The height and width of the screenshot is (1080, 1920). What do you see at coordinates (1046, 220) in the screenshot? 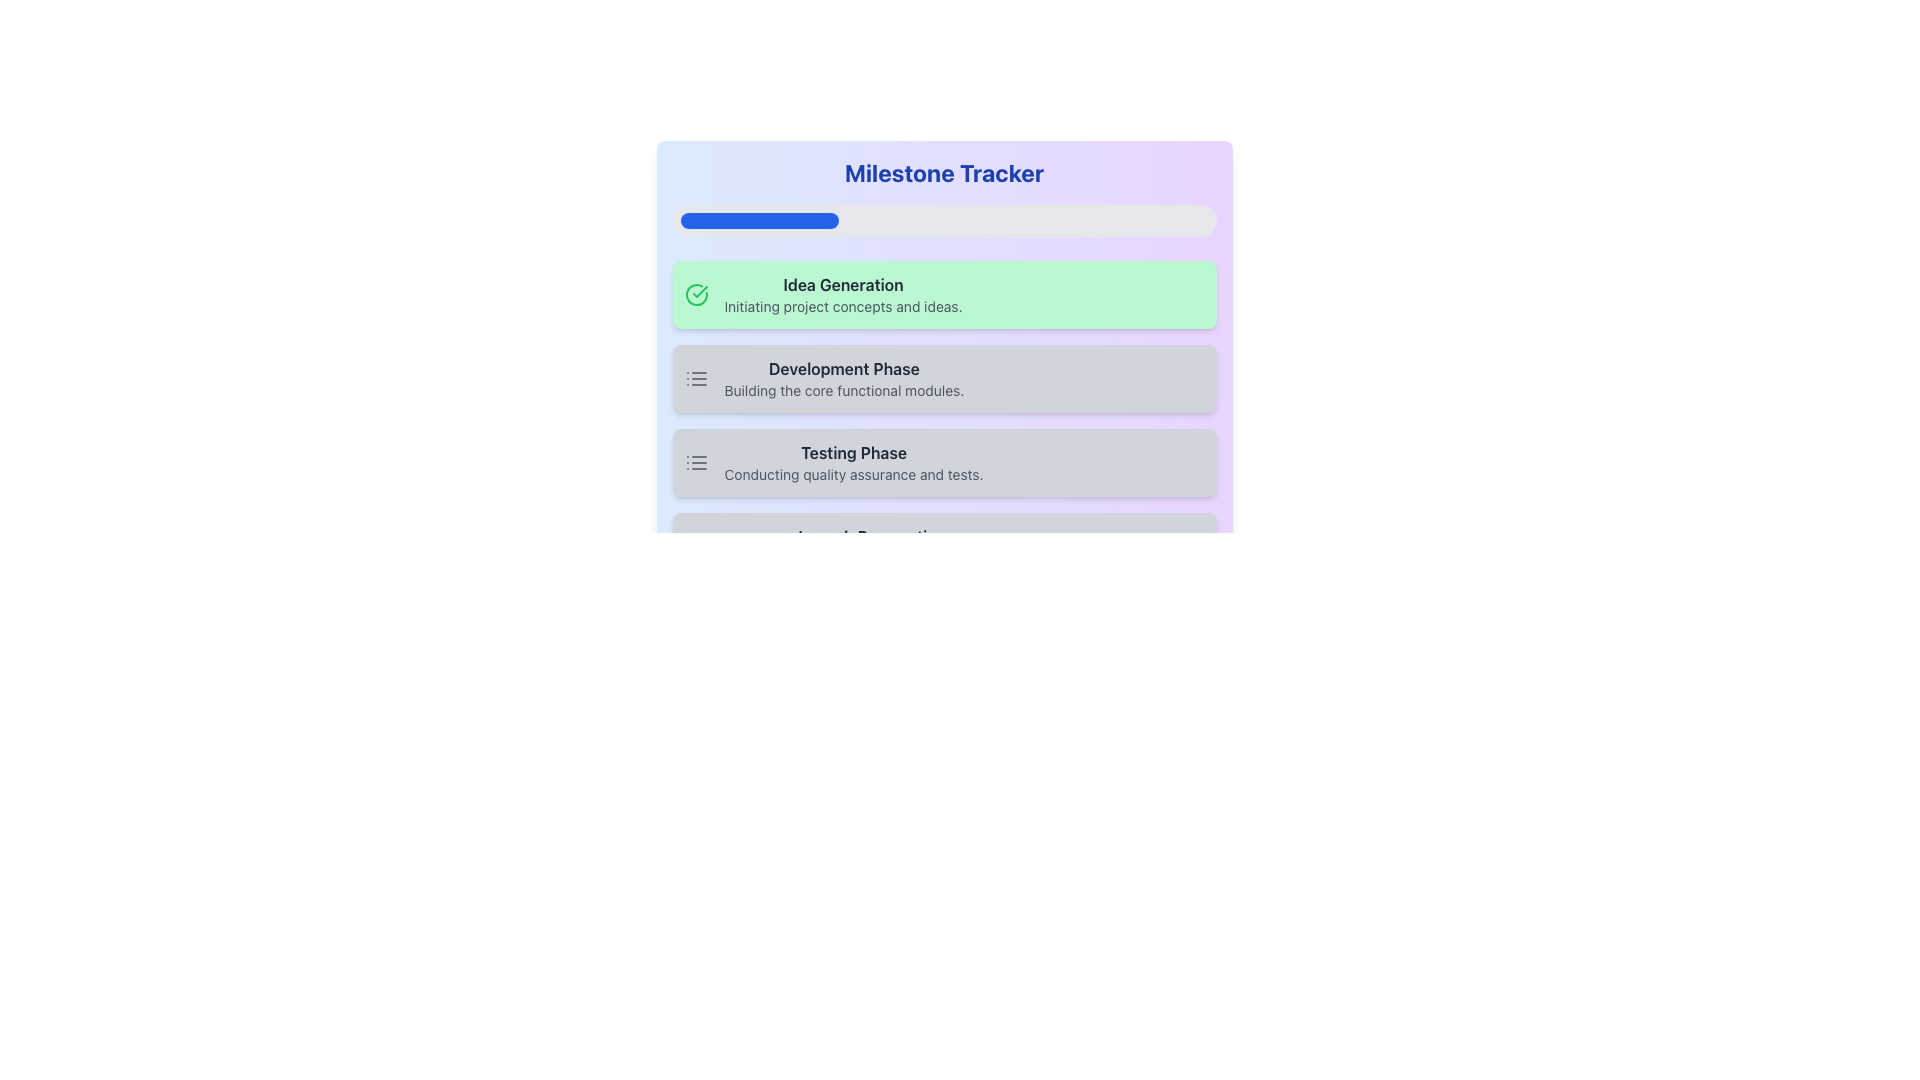
I see `the progress bar` at bounding box center [1046, 220].